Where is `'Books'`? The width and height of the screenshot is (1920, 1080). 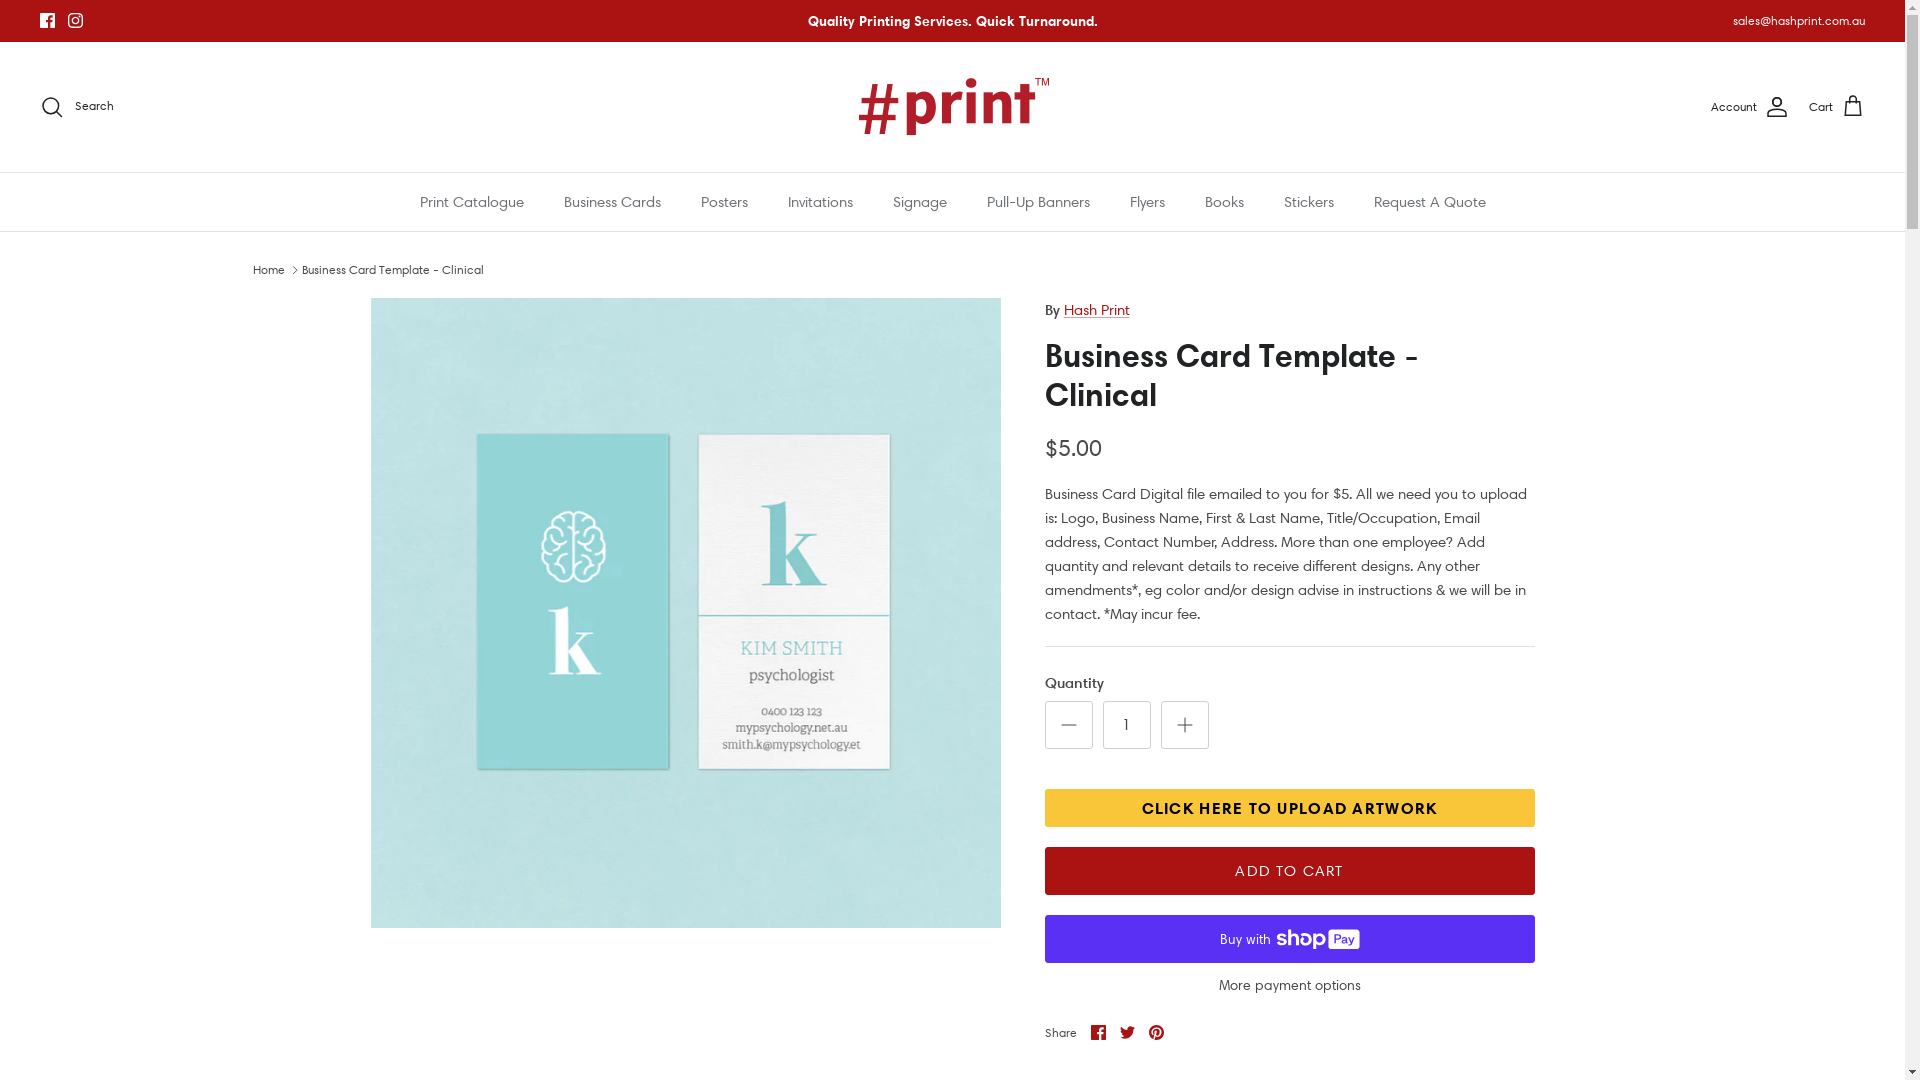 'Books' is located at coordinates (1185, 202).